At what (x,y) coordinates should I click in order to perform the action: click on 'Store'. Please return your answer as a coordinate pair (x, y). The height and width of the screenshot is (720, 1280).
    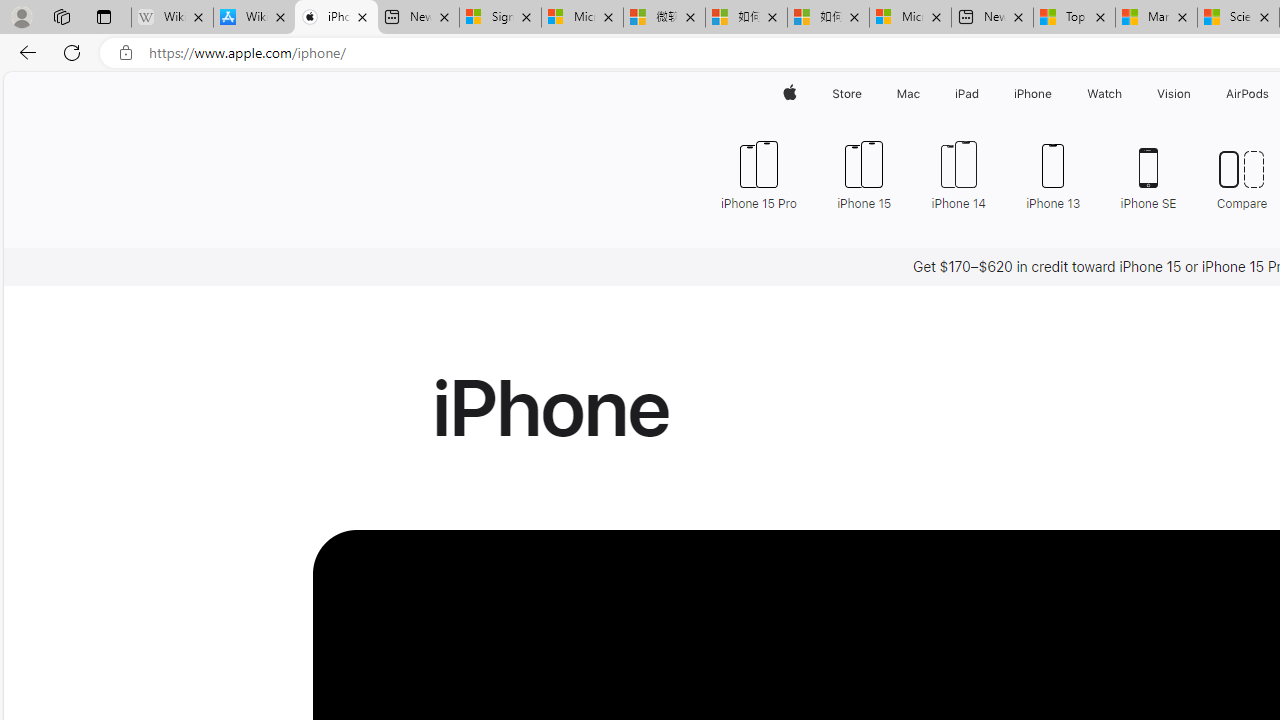
    Looking at the image, I should click on (846, 93).